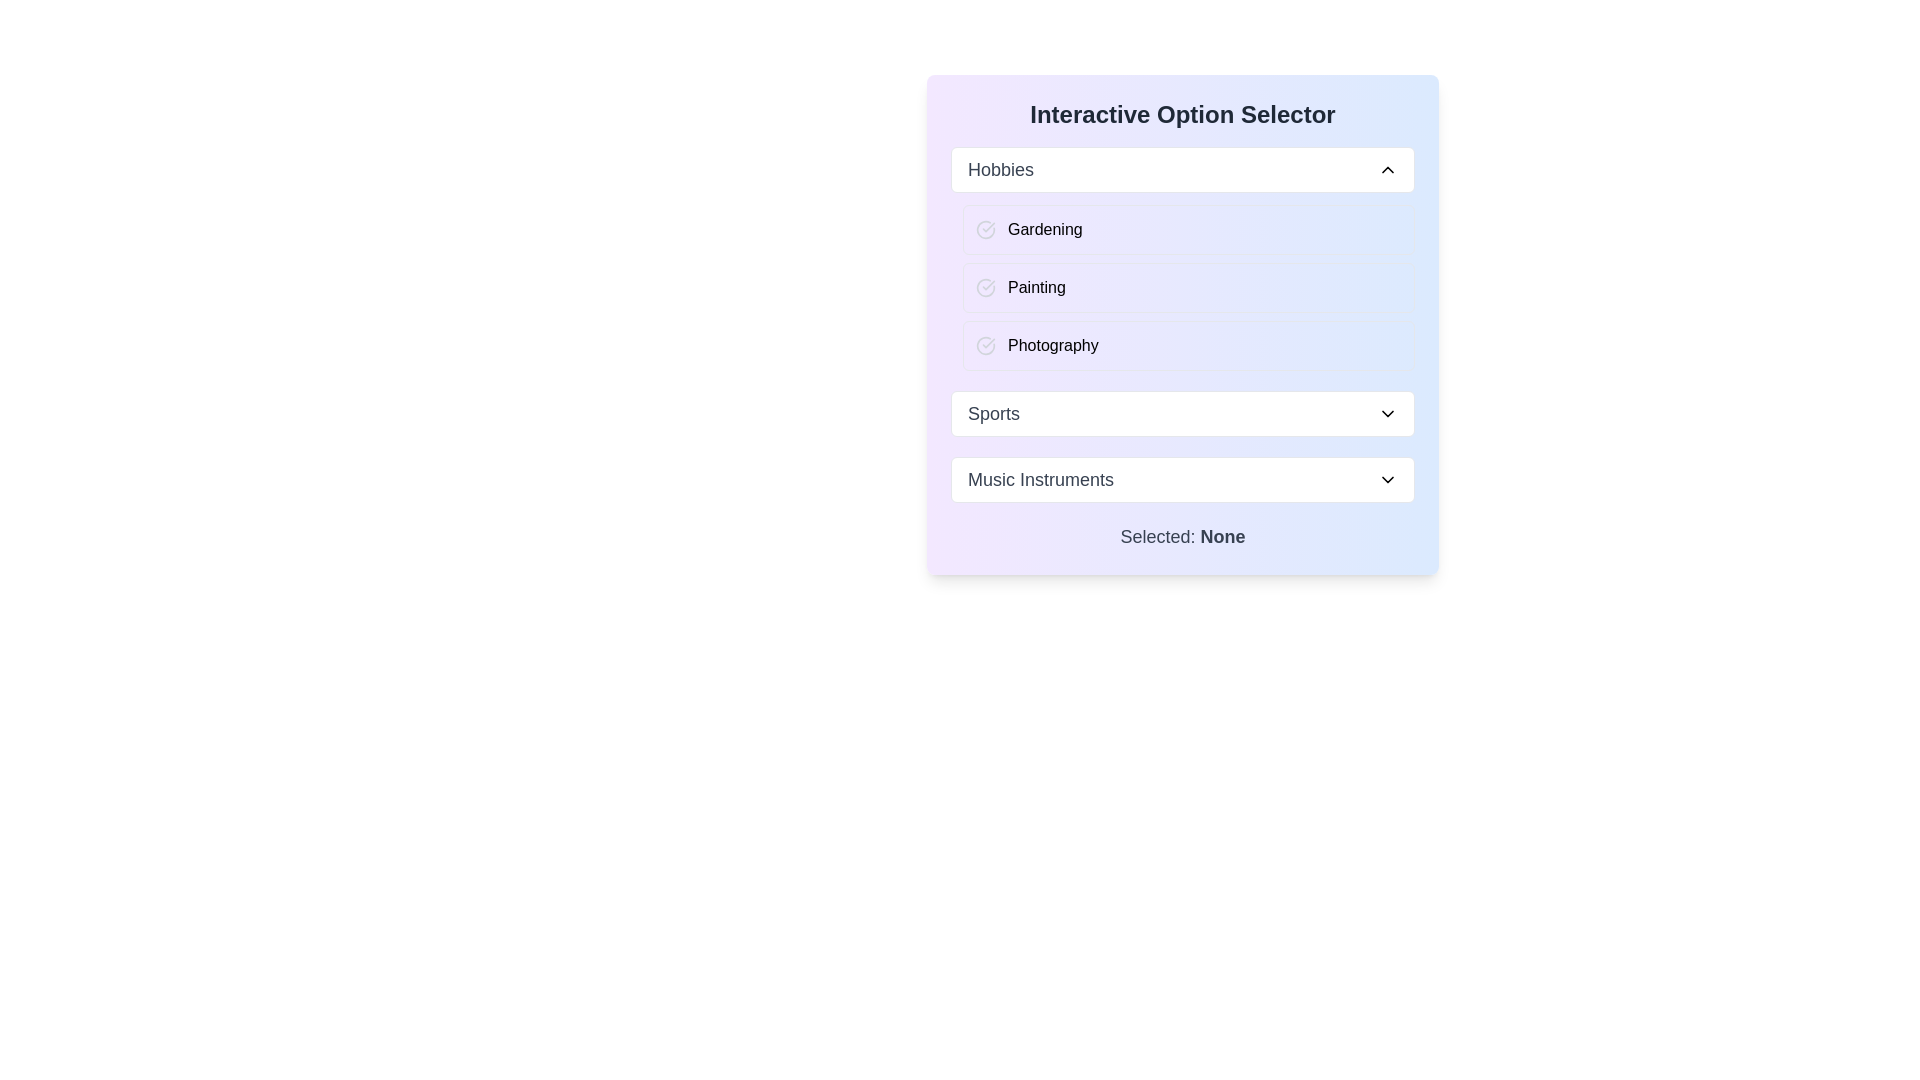  I want to click on the 'Gardening' selectable option in the hobbies category list, so click(1182, 229).